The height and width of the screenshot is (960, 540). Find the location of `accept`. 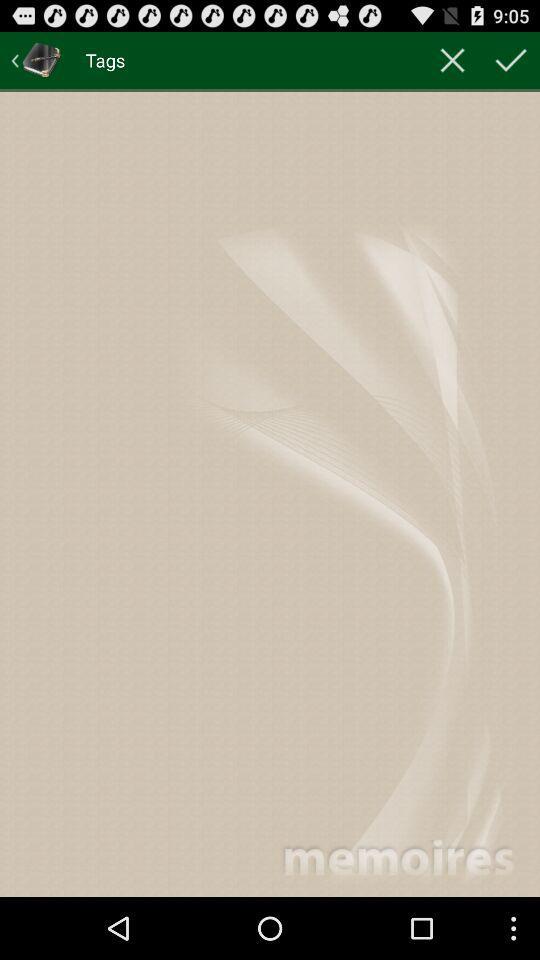

accept is located at coordinates (511, 59).